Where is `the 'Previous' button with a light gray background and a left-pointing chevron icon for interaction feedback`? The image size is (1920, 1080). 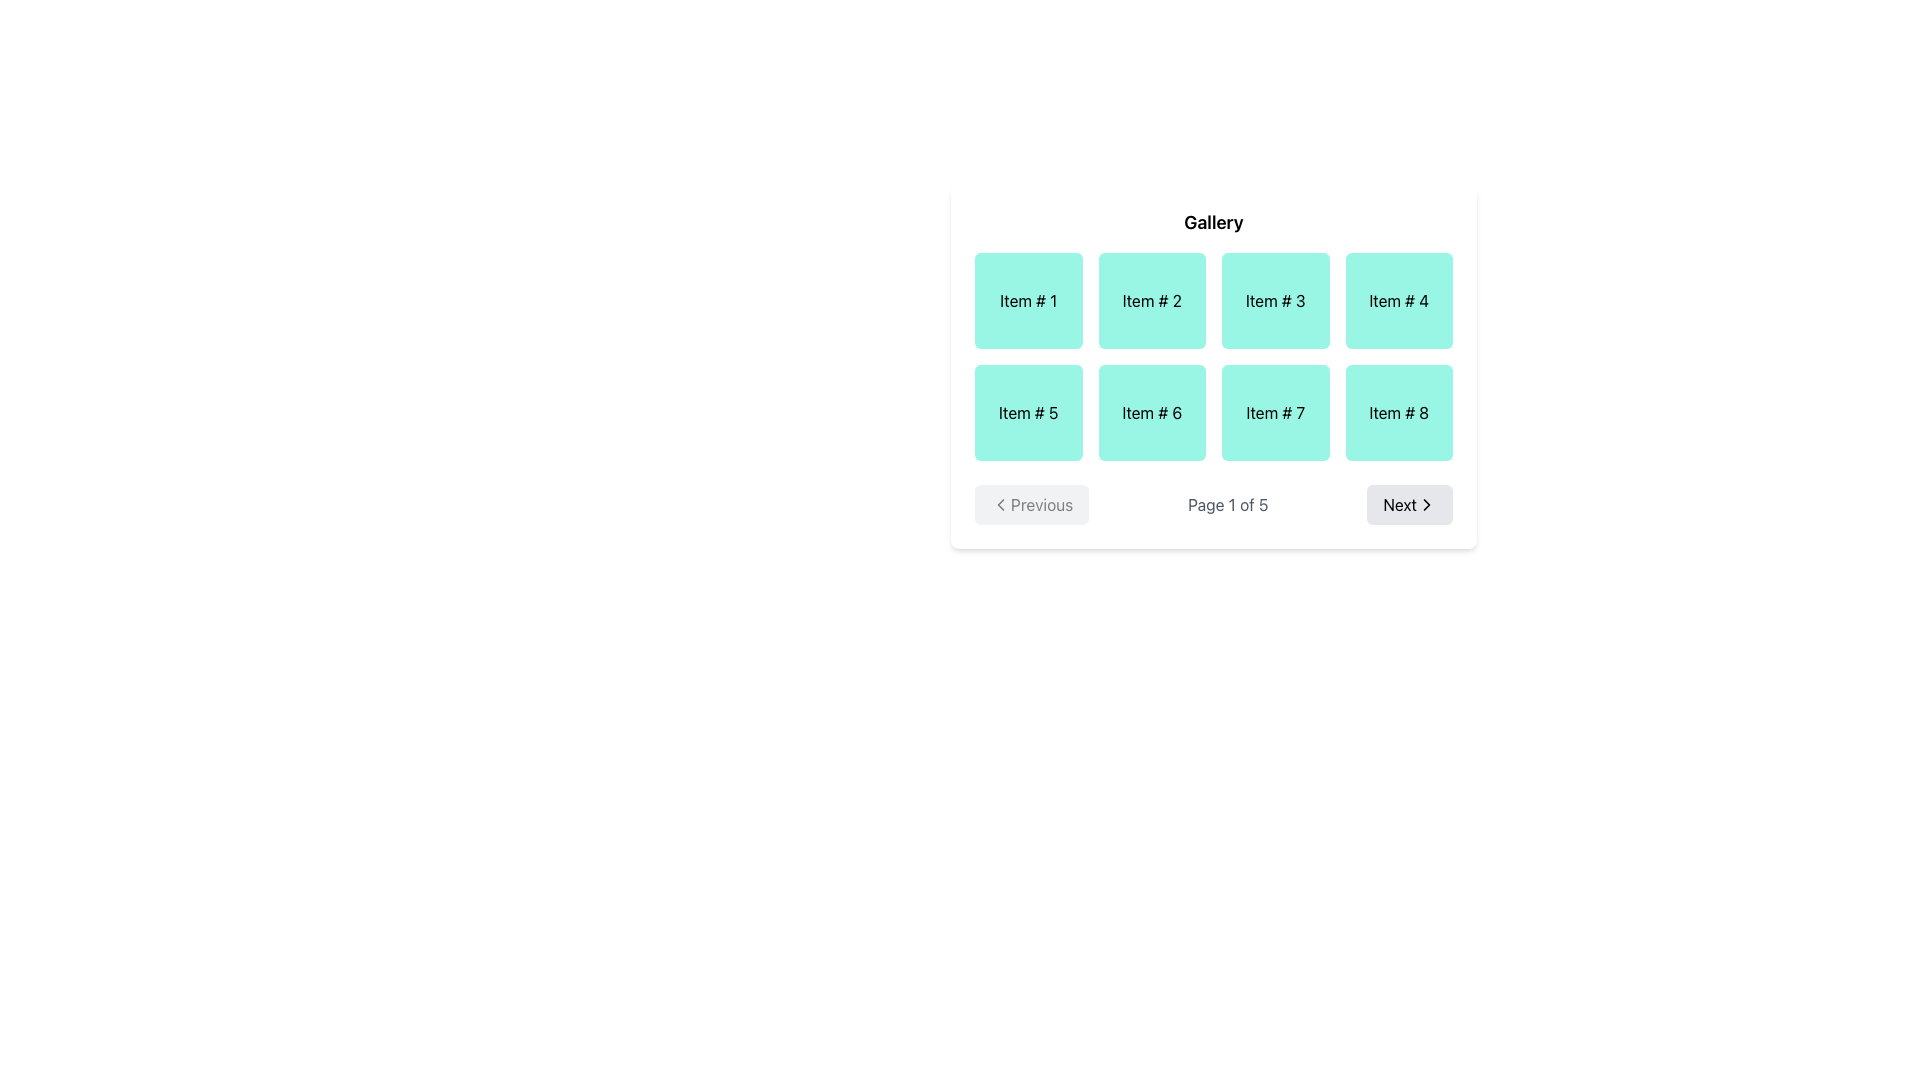
the 'Previous' button with a light gray background and a left-pointing chevron icon for interaction feedback is located at coordinates (1032, 504).